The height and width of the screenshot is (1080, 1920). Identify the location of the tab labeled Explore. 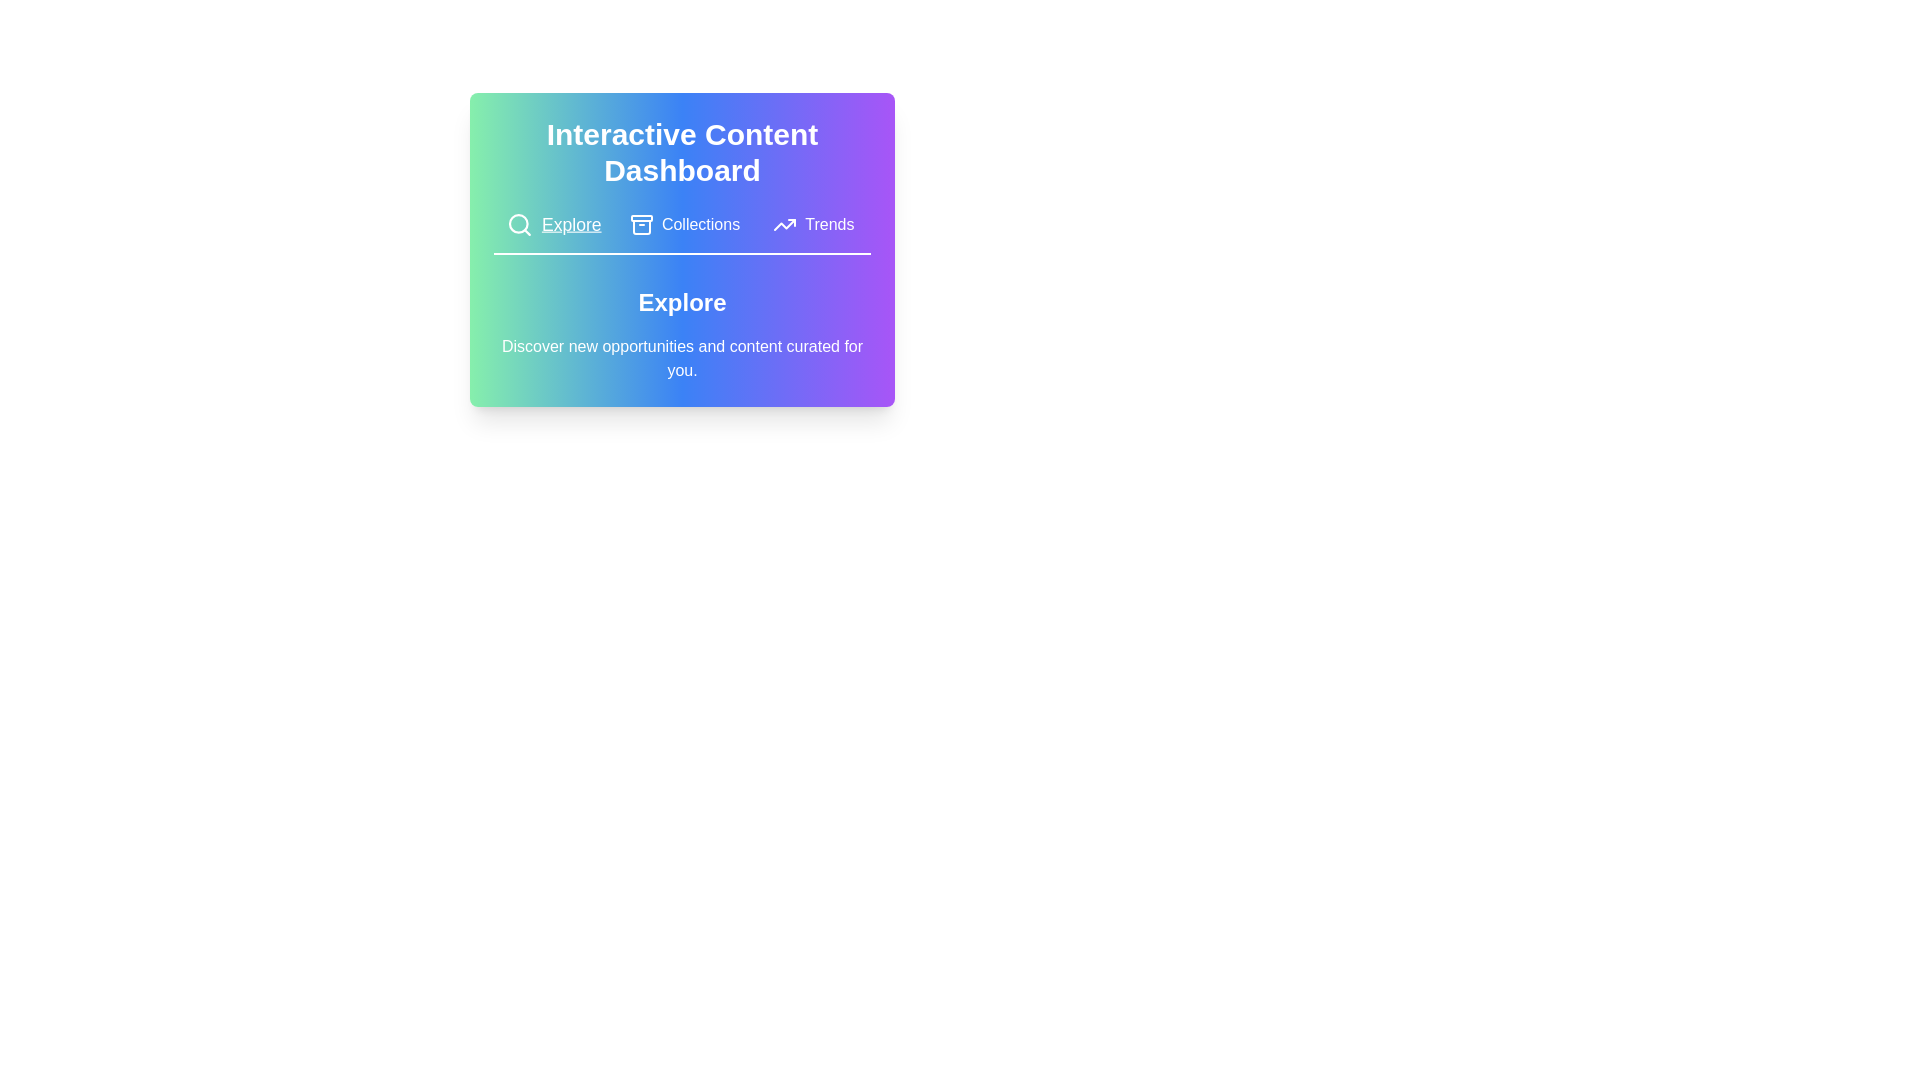
(553, 224).